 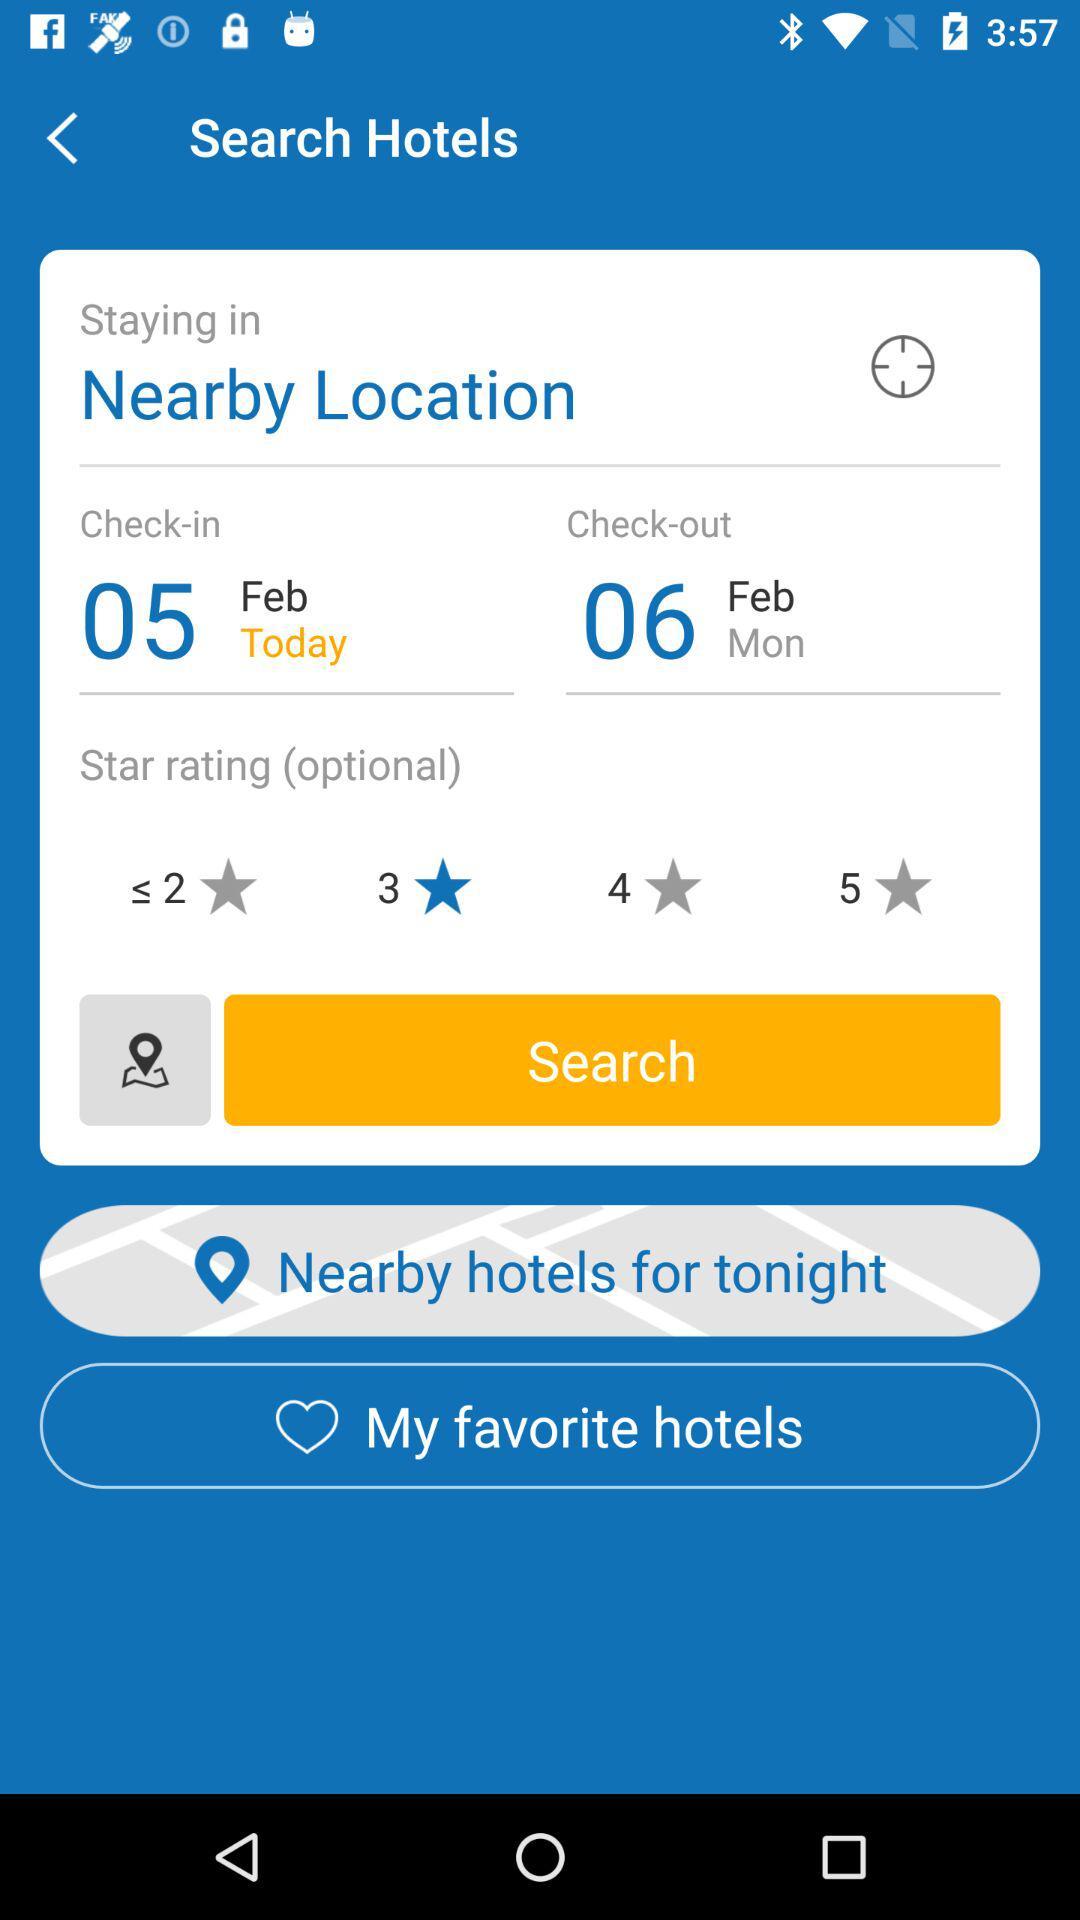 I want to click on press the target, so click(x=902, y=366).